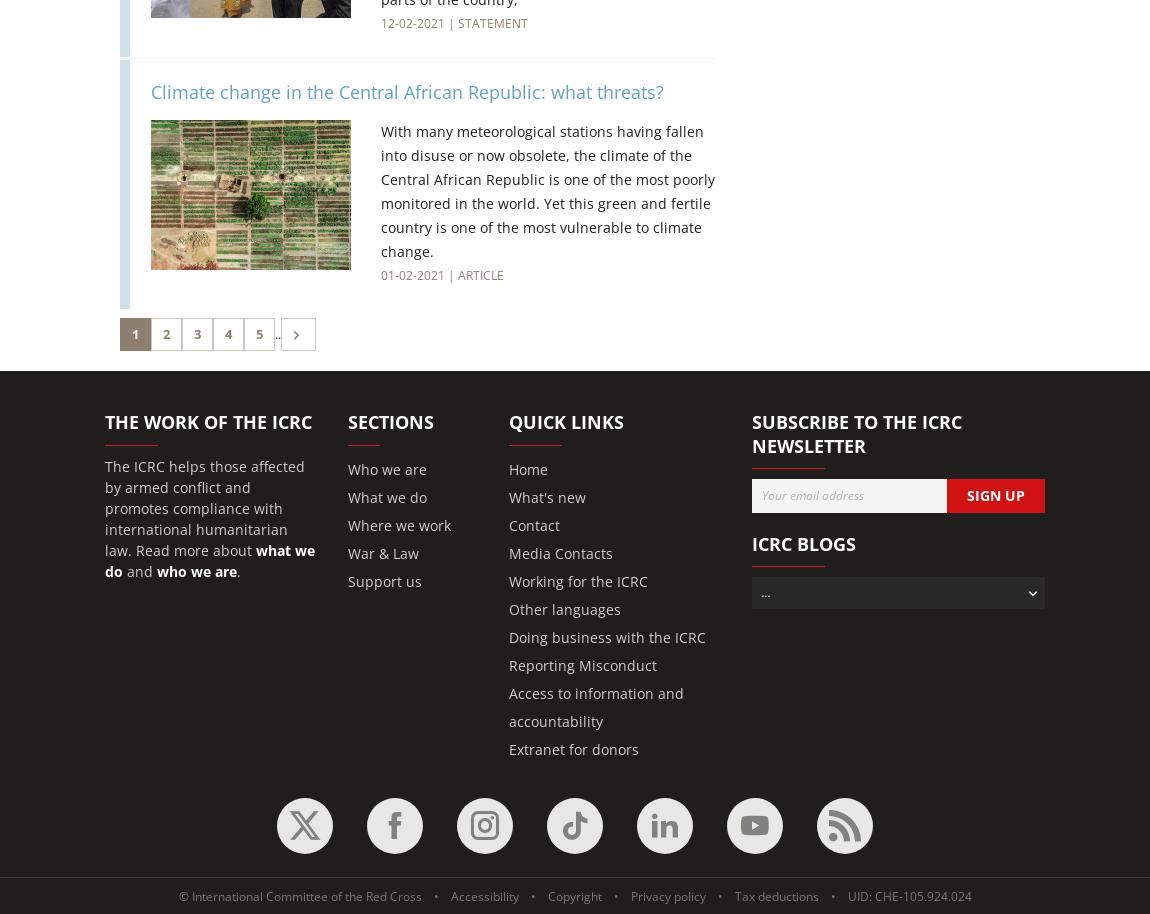  What do you see at coordinates (566, 420) in the screenshot?
I see `'Quick links'` at bounding box center [566, 420].